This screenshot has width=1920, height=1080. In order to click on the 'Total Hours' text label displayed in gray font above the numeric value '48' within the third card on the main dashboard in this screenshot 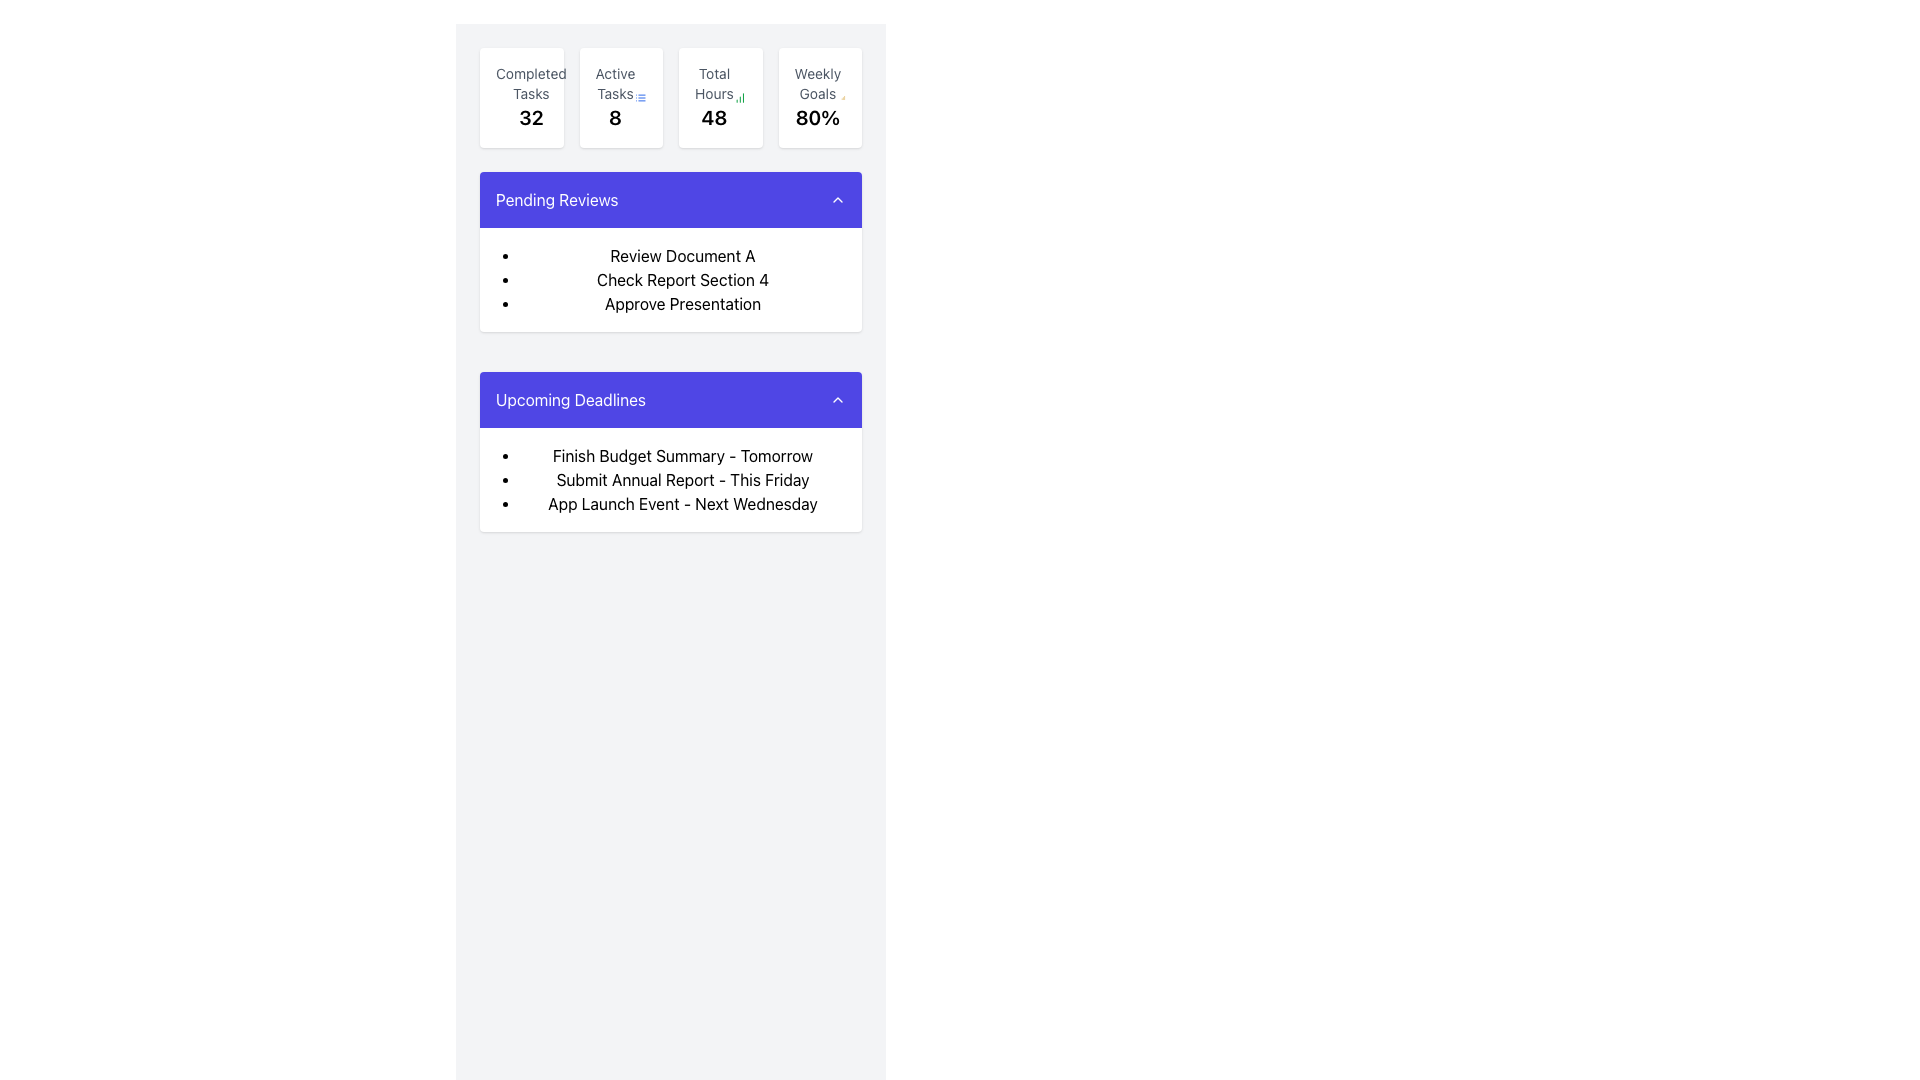, I will do `click(714, 83)`.